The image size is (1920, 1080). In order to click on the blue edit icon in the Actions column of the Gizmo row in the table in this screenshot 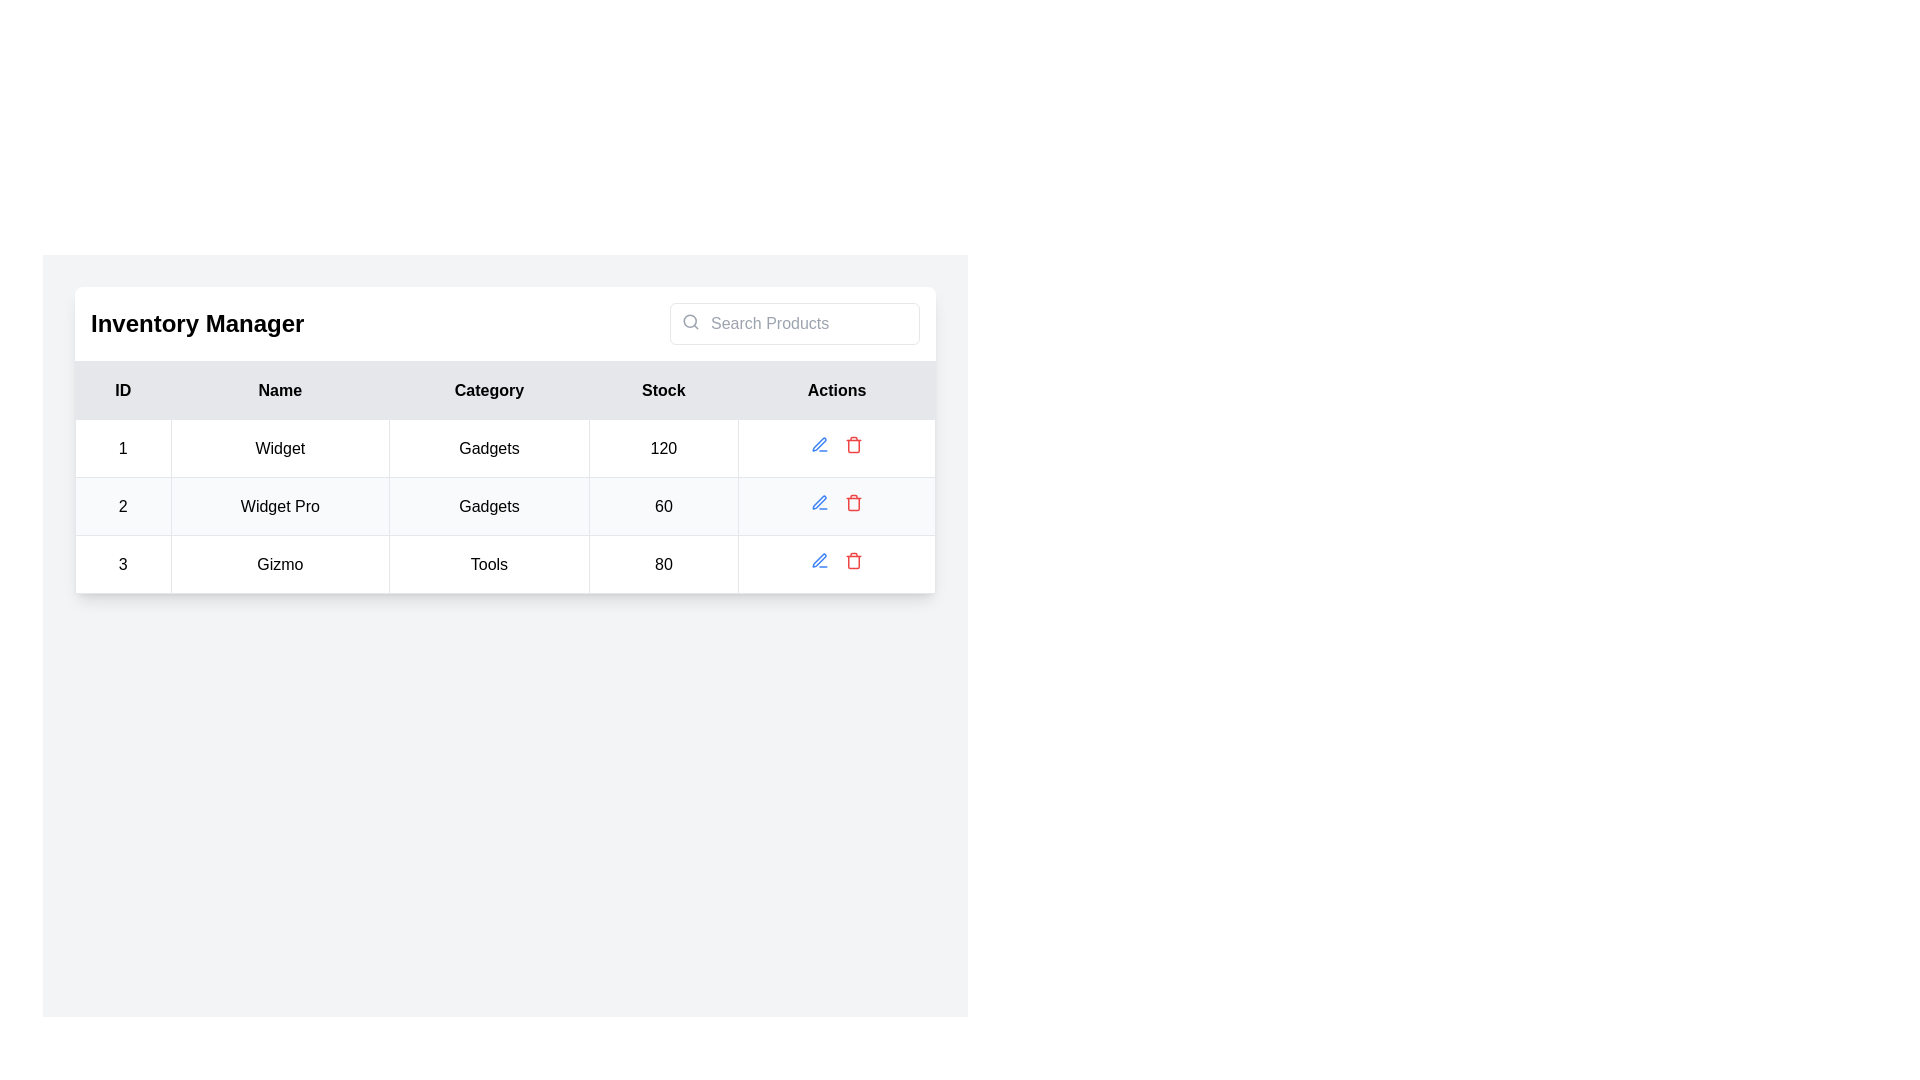, I will do `click(836, 564)`.